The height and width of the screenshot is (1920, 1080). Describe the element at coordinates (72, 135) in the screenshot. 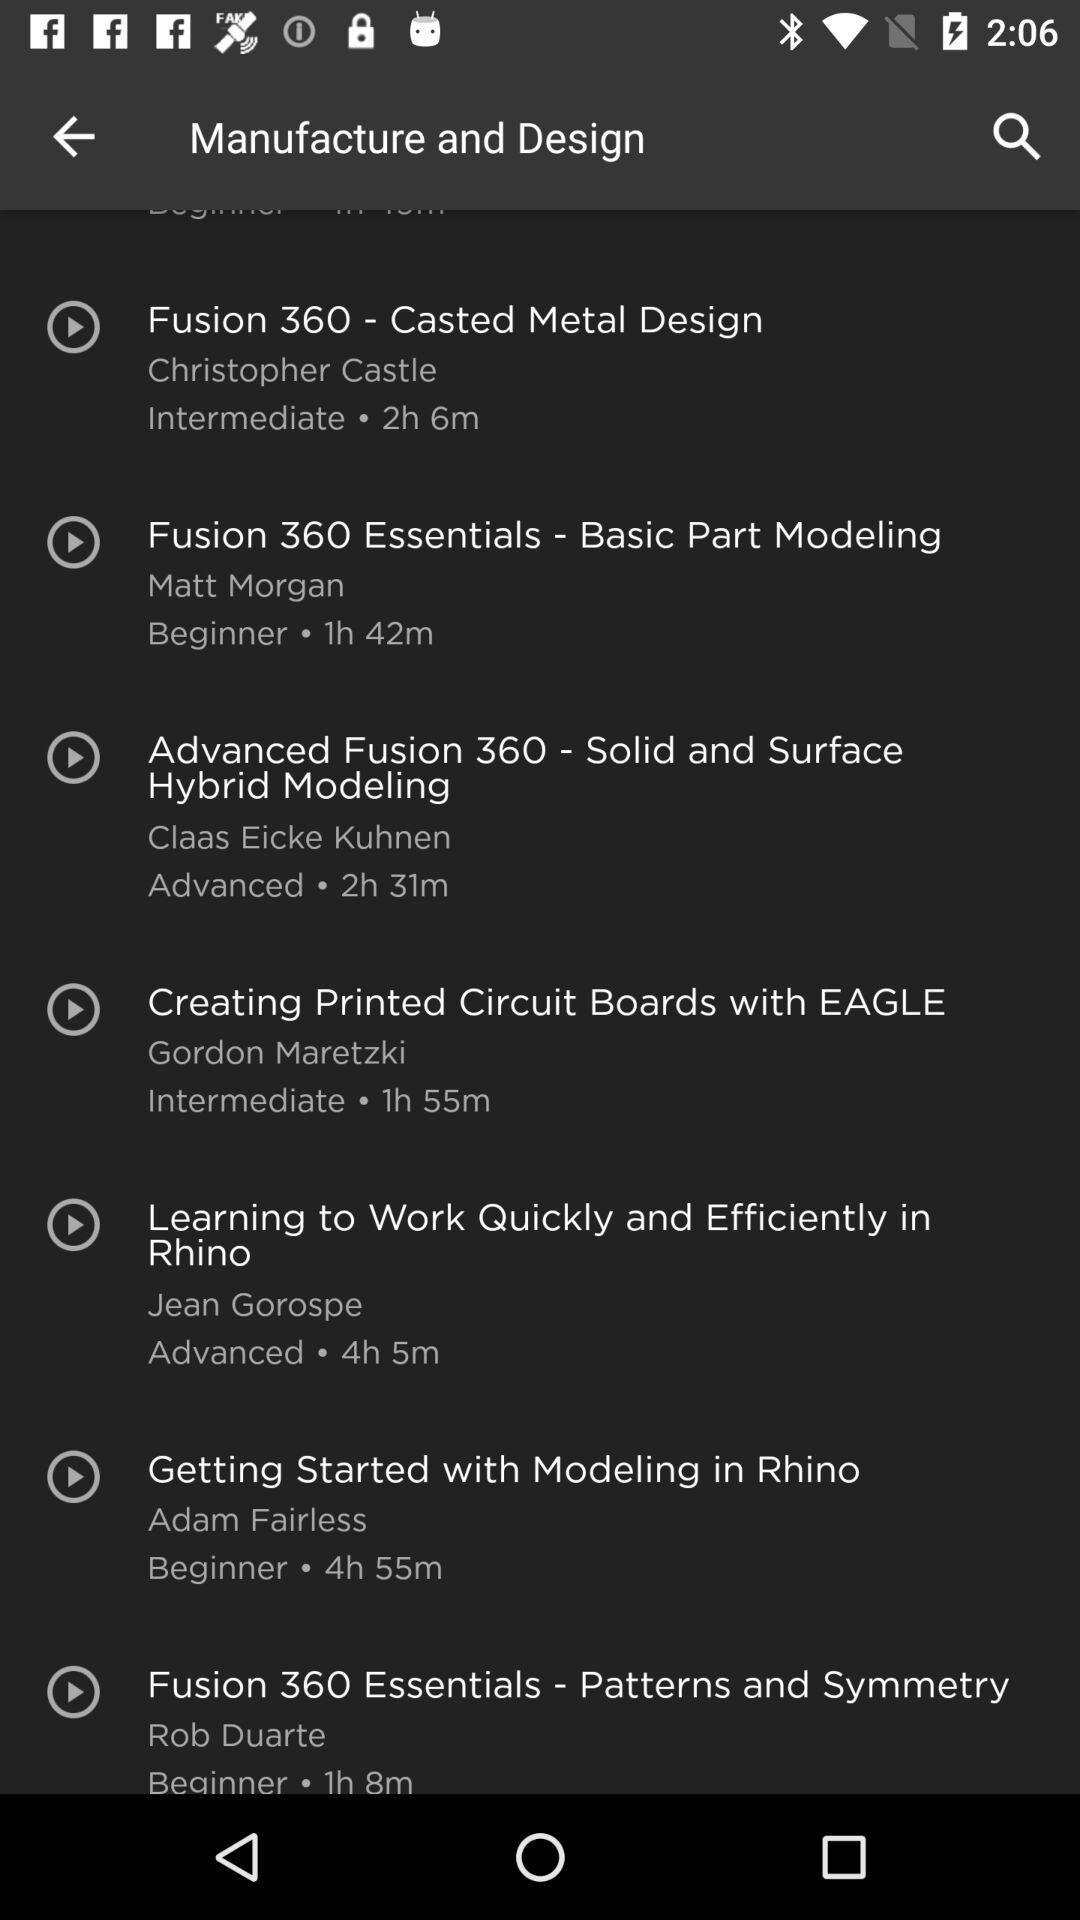

I see `the icon next to manufacture and design item` at that location.